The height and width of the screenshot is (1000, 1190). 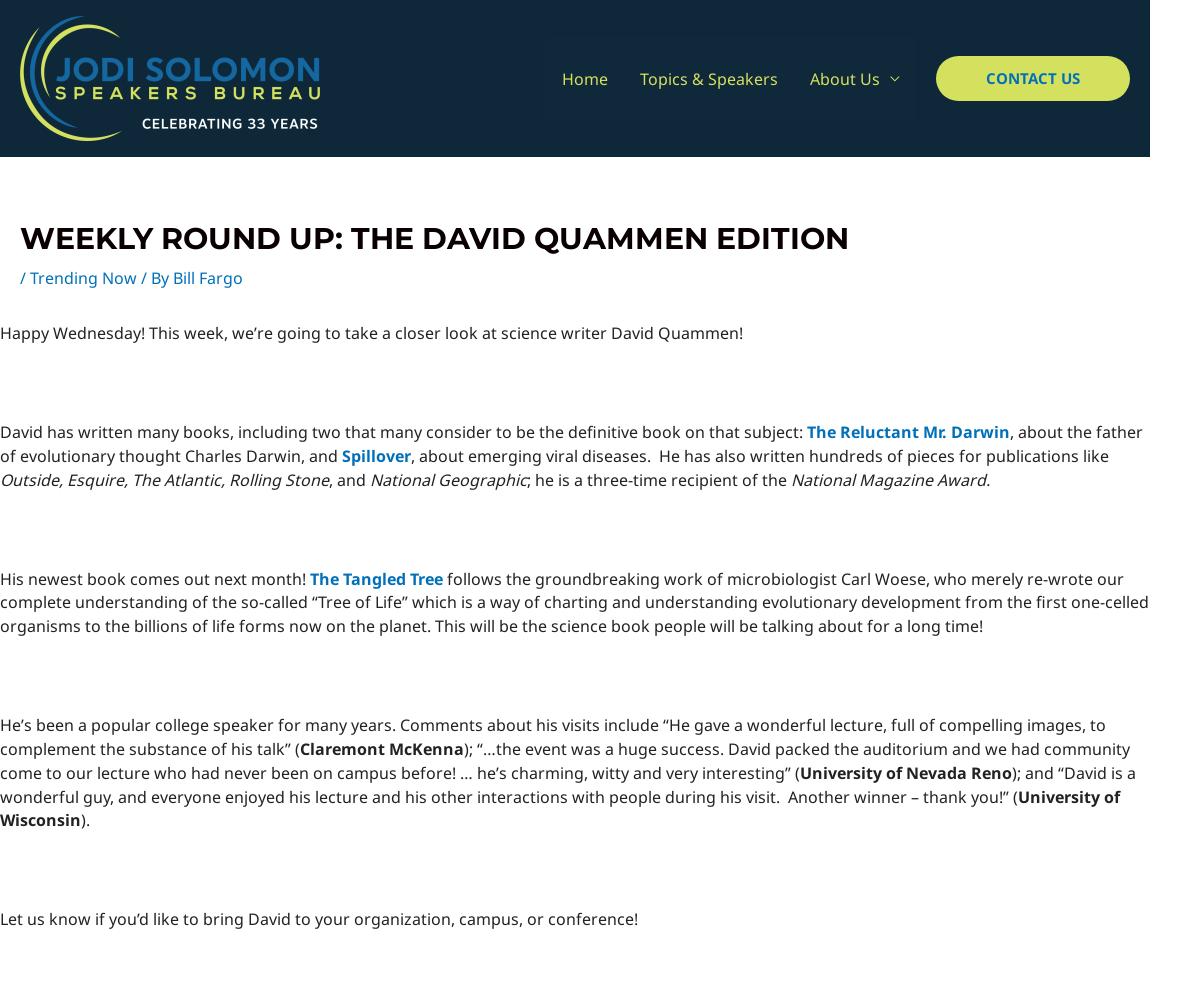 What do you see at coordinates (433, 237) in the screenshot?
I see `'Weekly Round Up: The David Quammen edition'` at bounding box center [433, 237].